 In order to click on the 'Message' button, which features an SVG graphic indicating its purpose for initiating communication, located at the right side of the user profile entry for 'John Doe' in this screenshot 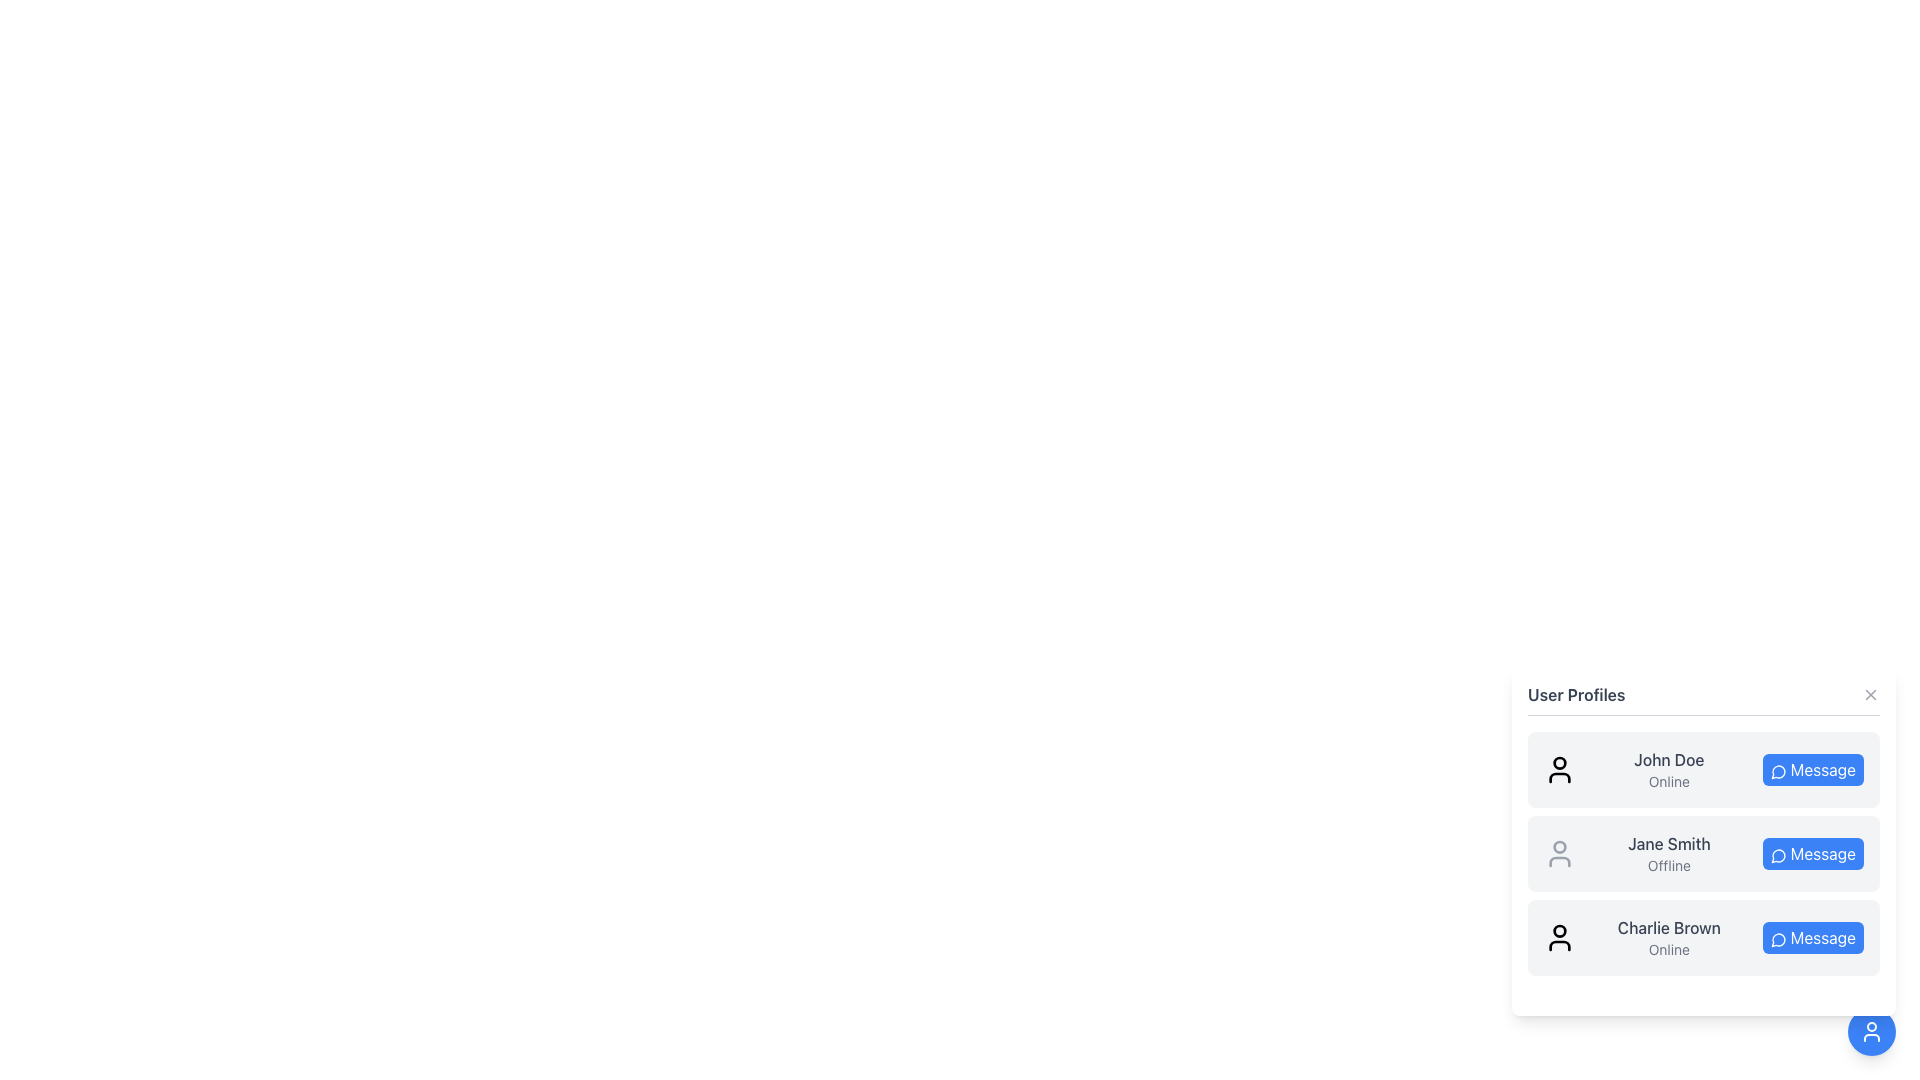, I will do `click(1778, 770)`.